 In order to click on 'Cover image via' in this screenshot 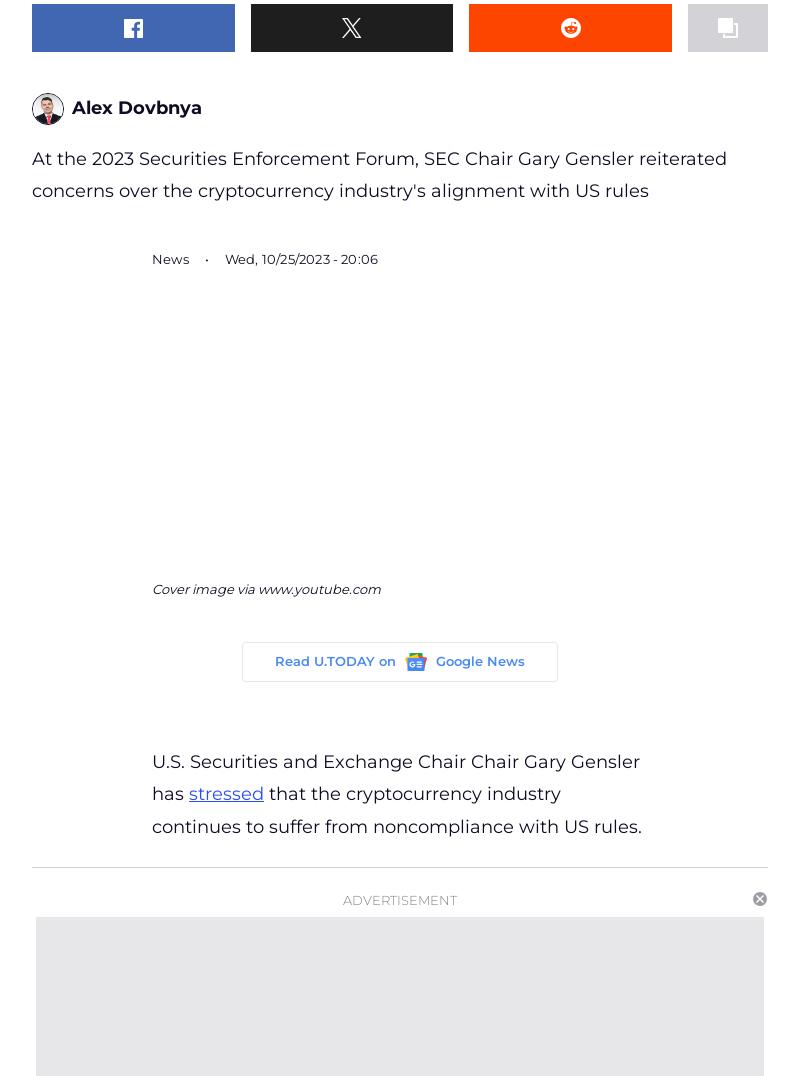, I will do `click(204, 589)`.